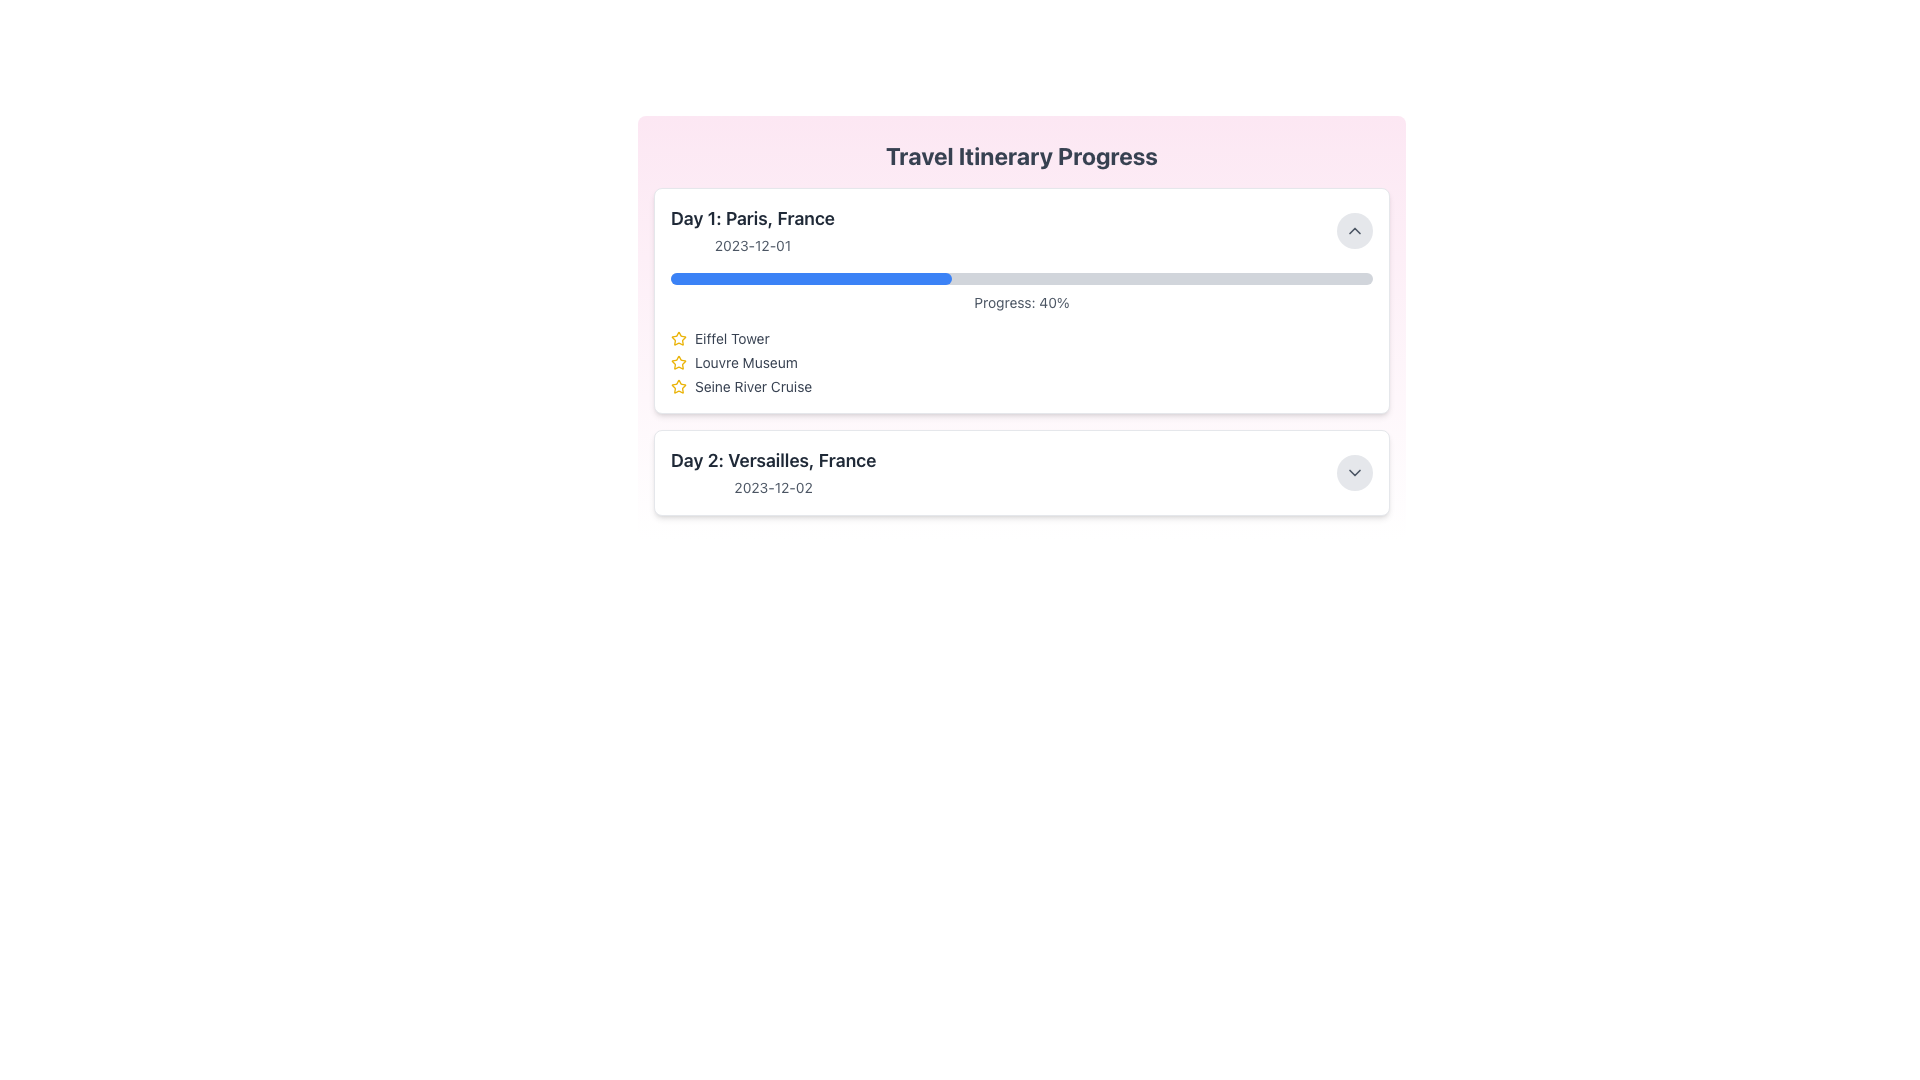 This screenshot has width=1920, height=1080. Describe the element at coordinates (1022, 362) in the screenshot. I see `the textual list component under 'Travel Itinerary Progress'` at that location.